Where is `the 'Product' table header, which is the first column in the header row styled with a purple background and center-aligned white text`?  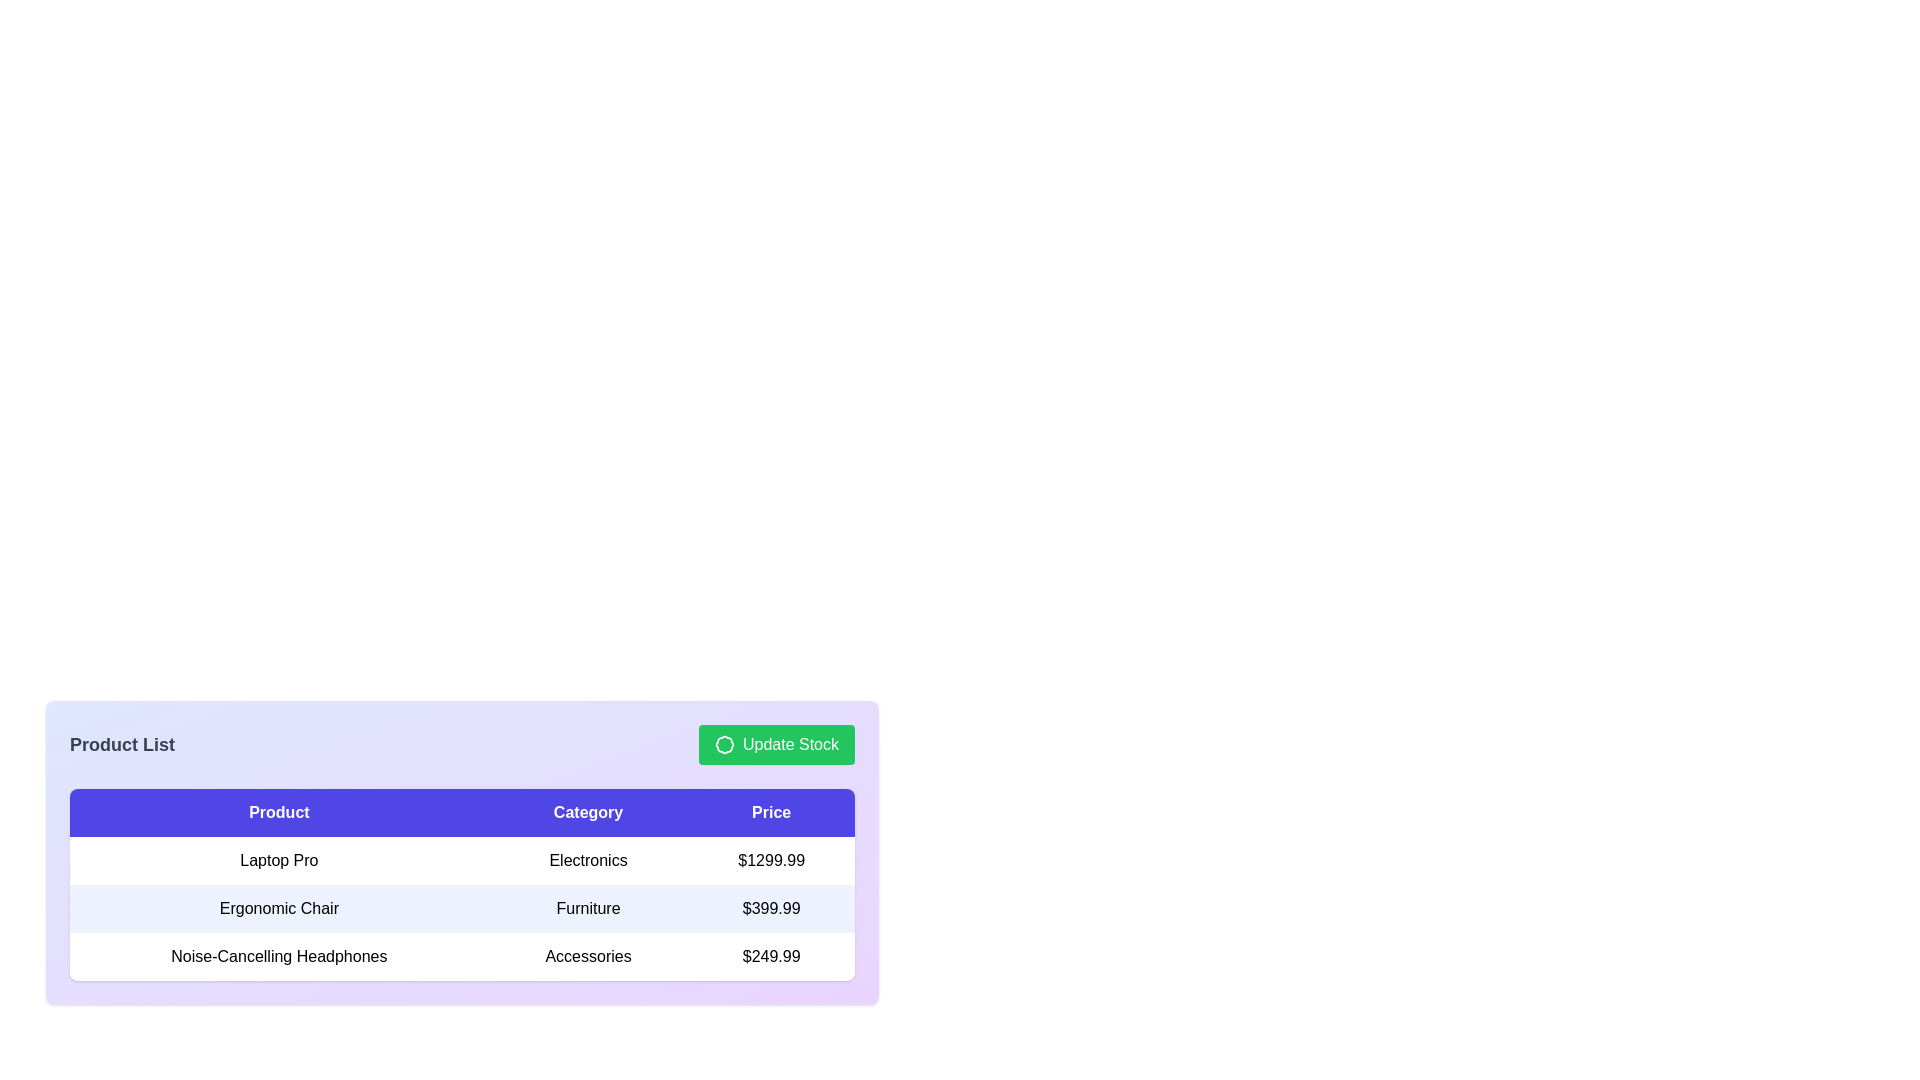 the 'Product' table header, which is the first column in the header row styled with a purple background and center-aligned white text is located at coordinates (278, 813).